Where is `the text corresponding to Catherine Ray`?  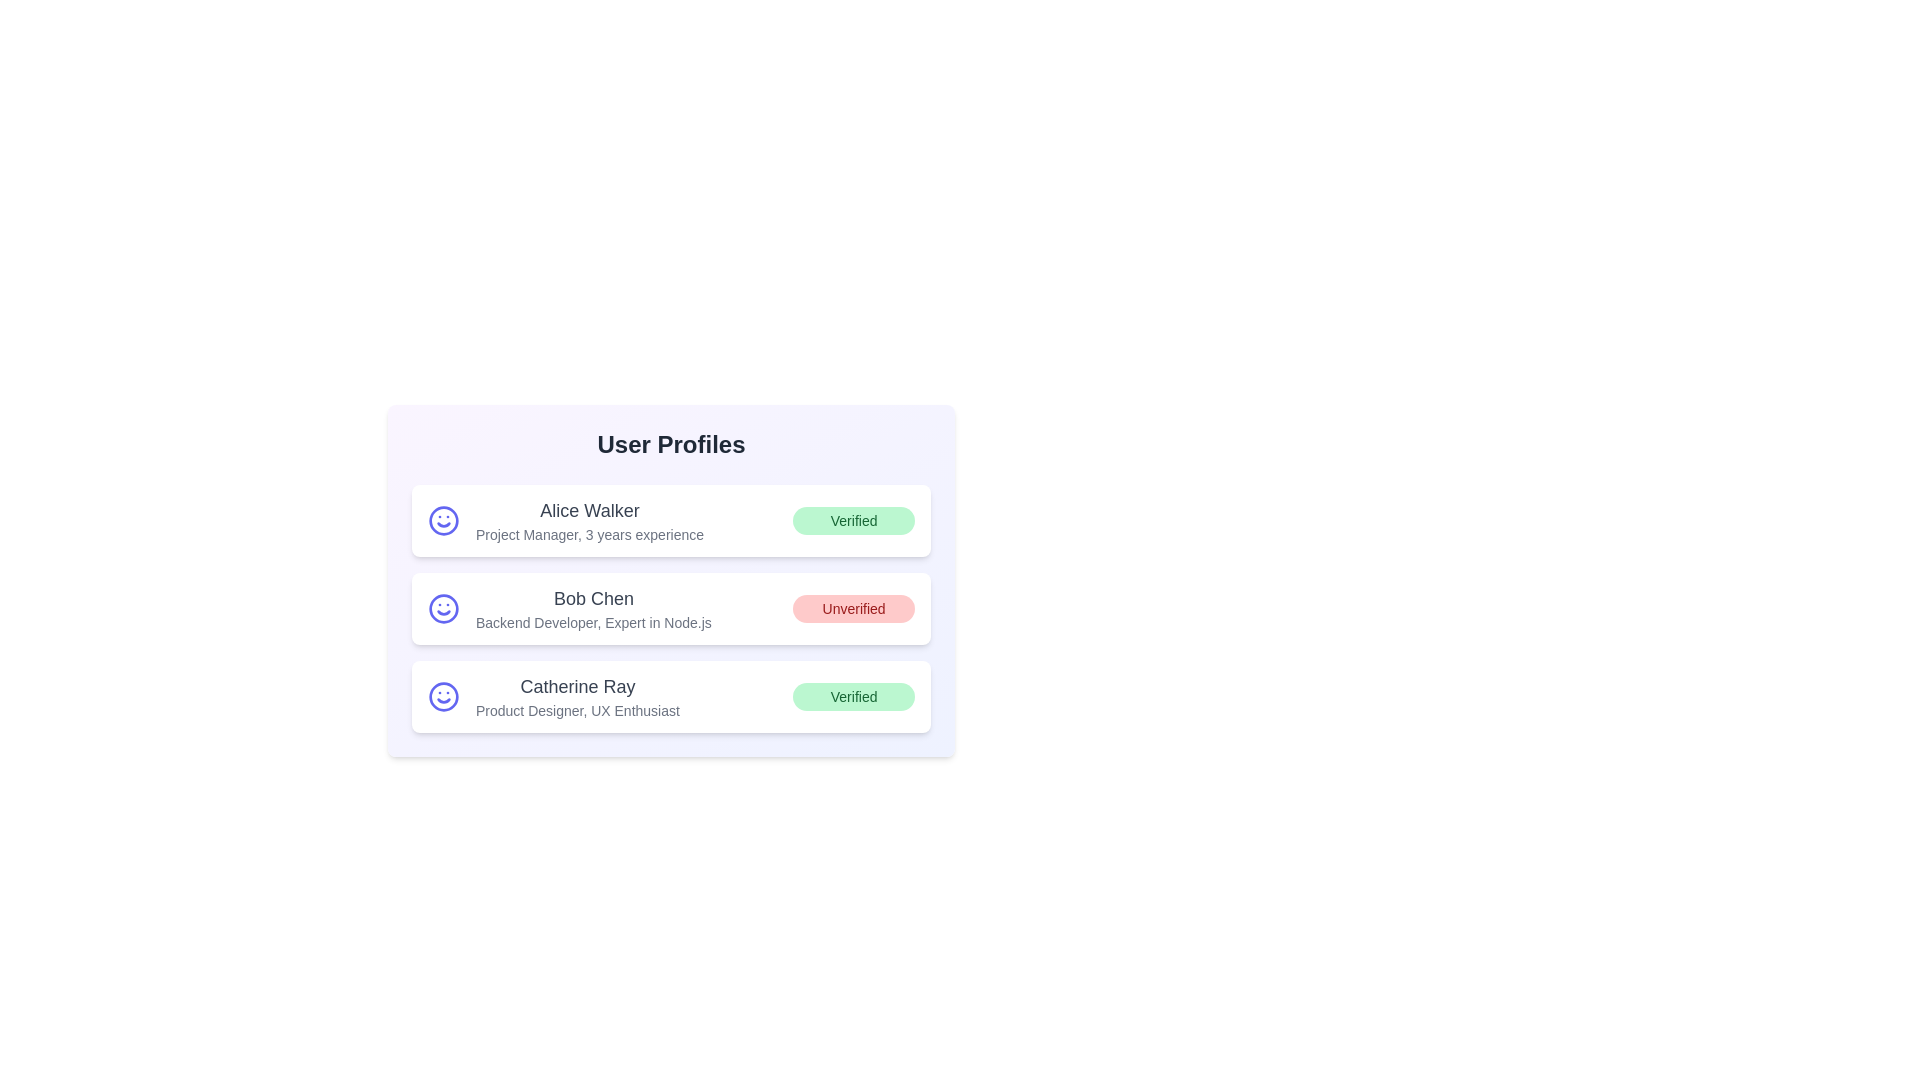
the text corresponding to Catherine Ray is located at coordinates (474, 672).